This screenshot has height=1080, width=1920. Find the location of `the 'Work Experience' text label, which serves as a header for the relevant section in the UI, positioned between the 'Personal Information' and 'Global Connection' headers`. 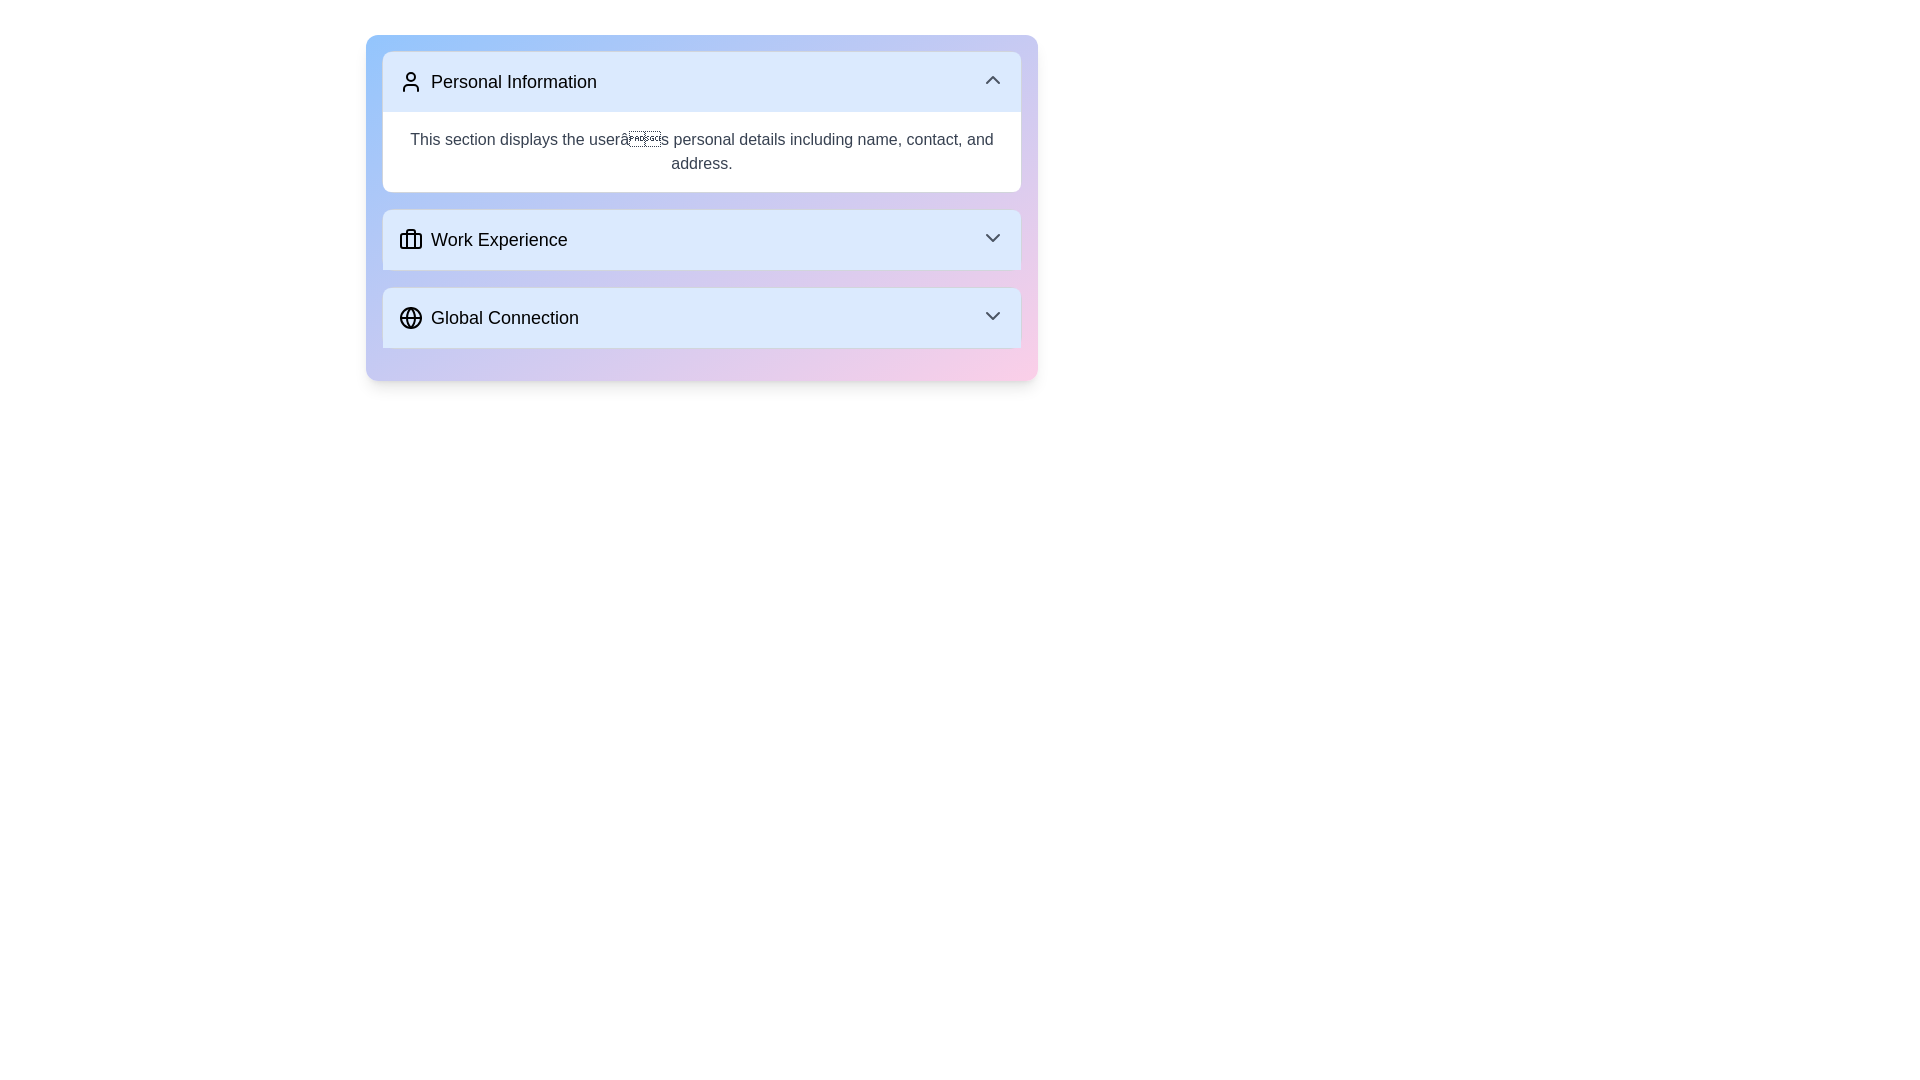

the 'Work Experience' text label, which serves as a header for the relevant section in the UI, positioned between the 'Personal Information' and 'Global Connection' headers is located at coordinates (499, 238).